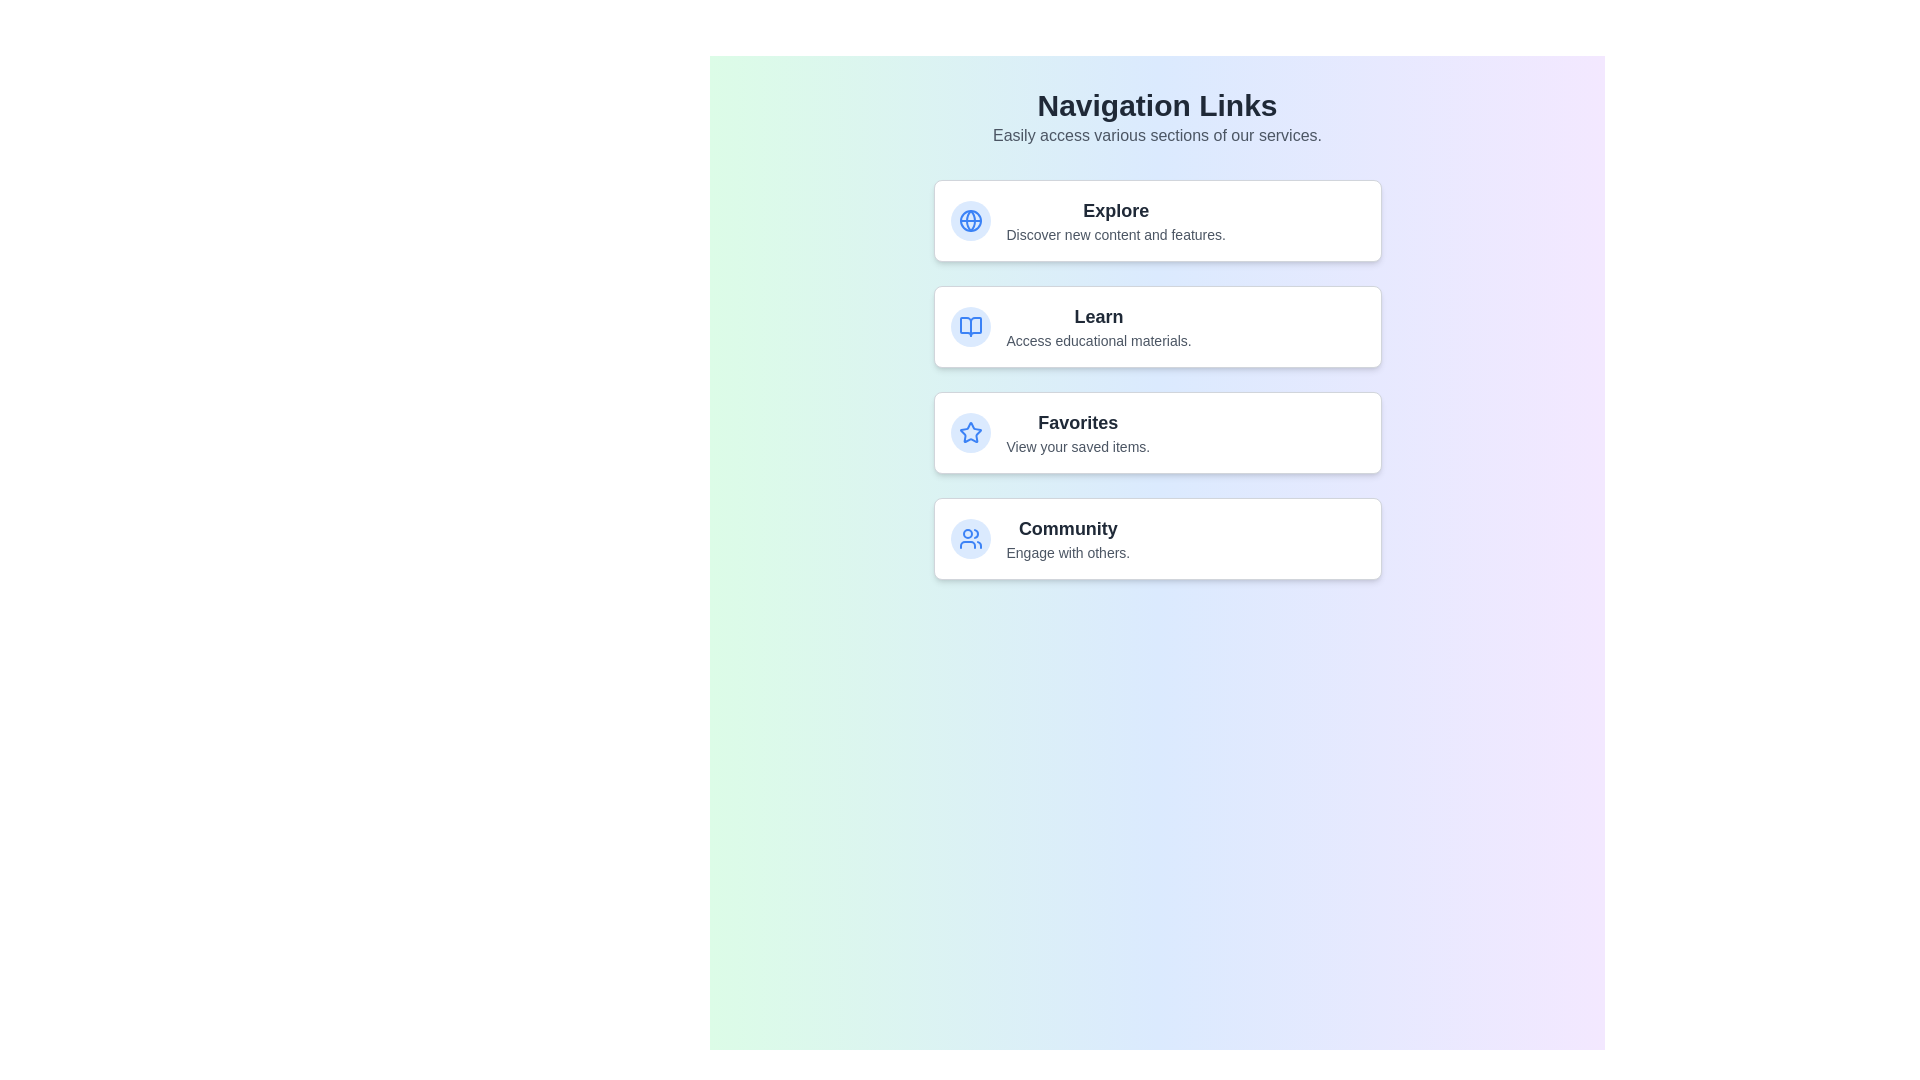  I want to click on the star-shaped vector icon with a blue outline located underneath the 'Favorites' label in the vertical navigation list, so click(970, 431).